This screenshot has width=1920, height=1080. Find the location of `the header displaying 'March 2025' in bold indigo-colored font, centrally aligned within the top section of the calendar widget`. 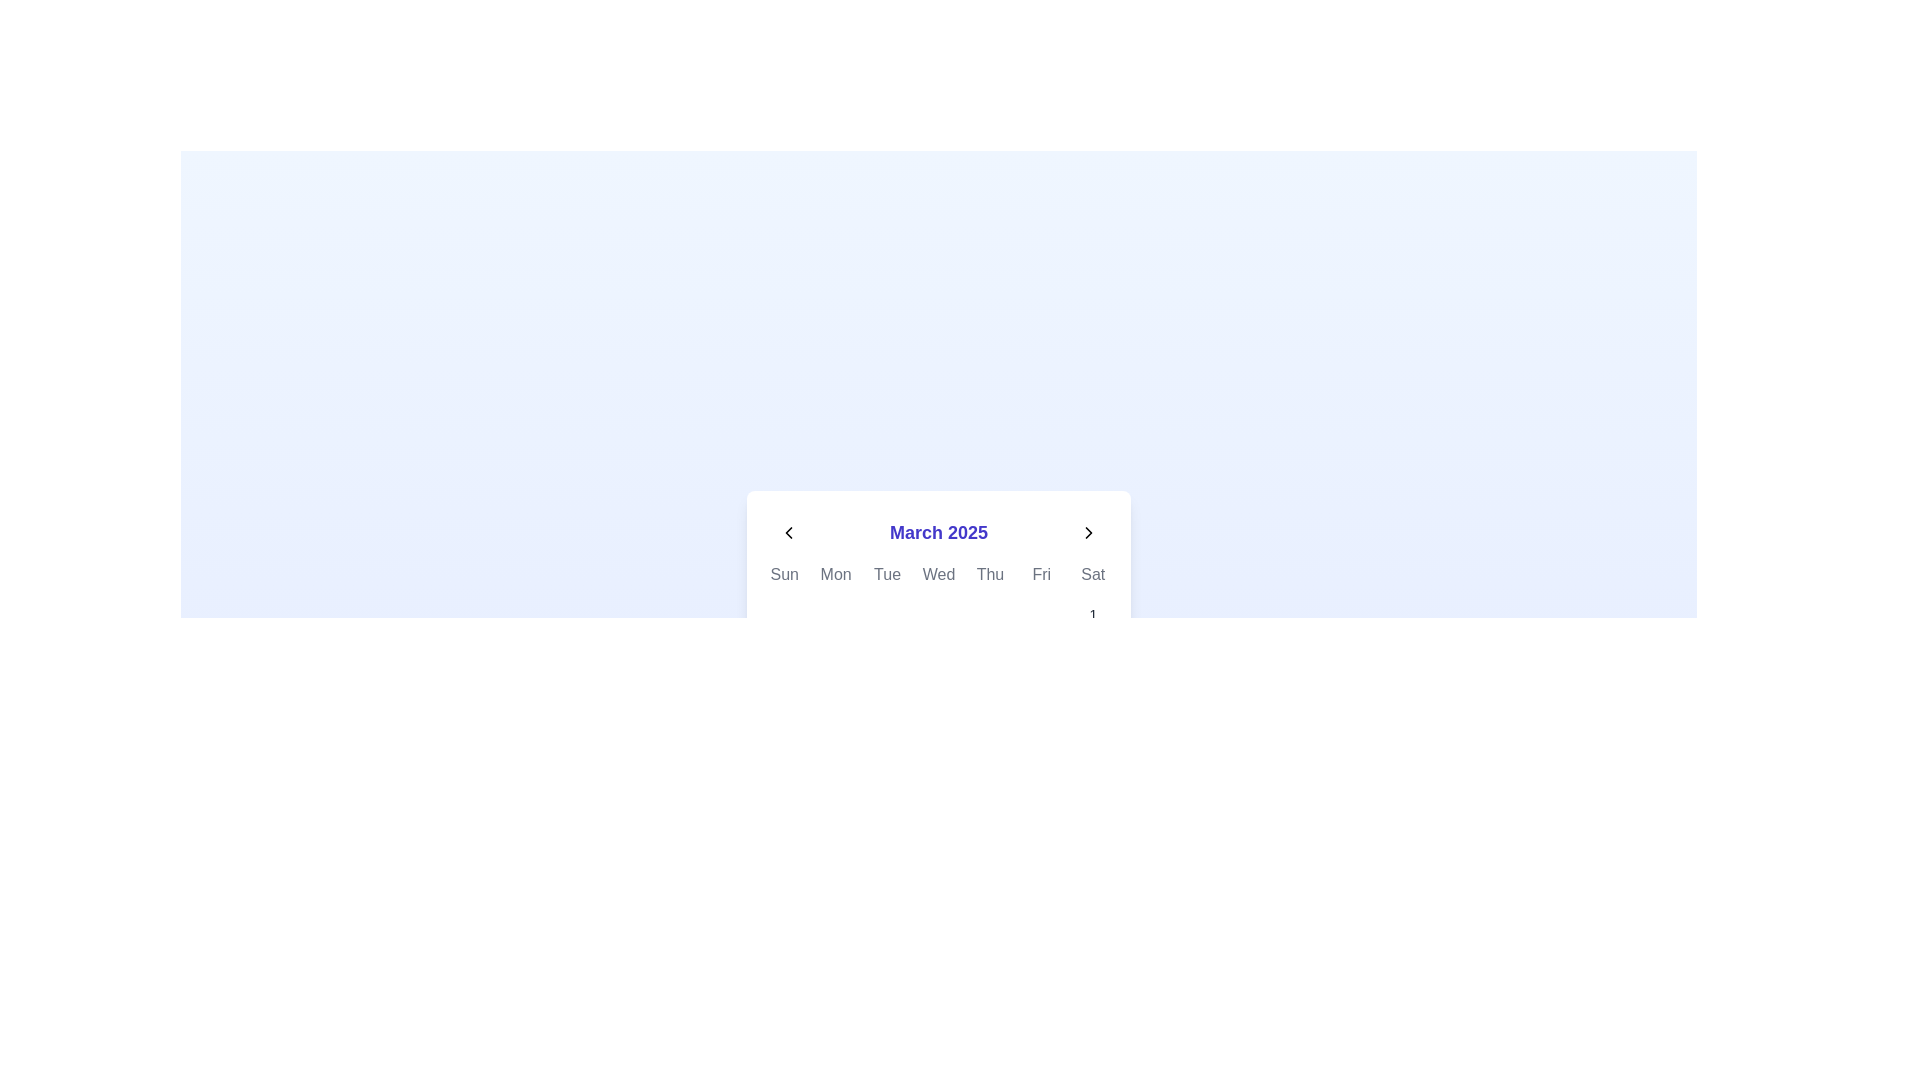

the header displaying 'March 2025' in bold indigo-colored font, centrally aligned within the top section of the calendar widget is located at coordinates (938, 531).